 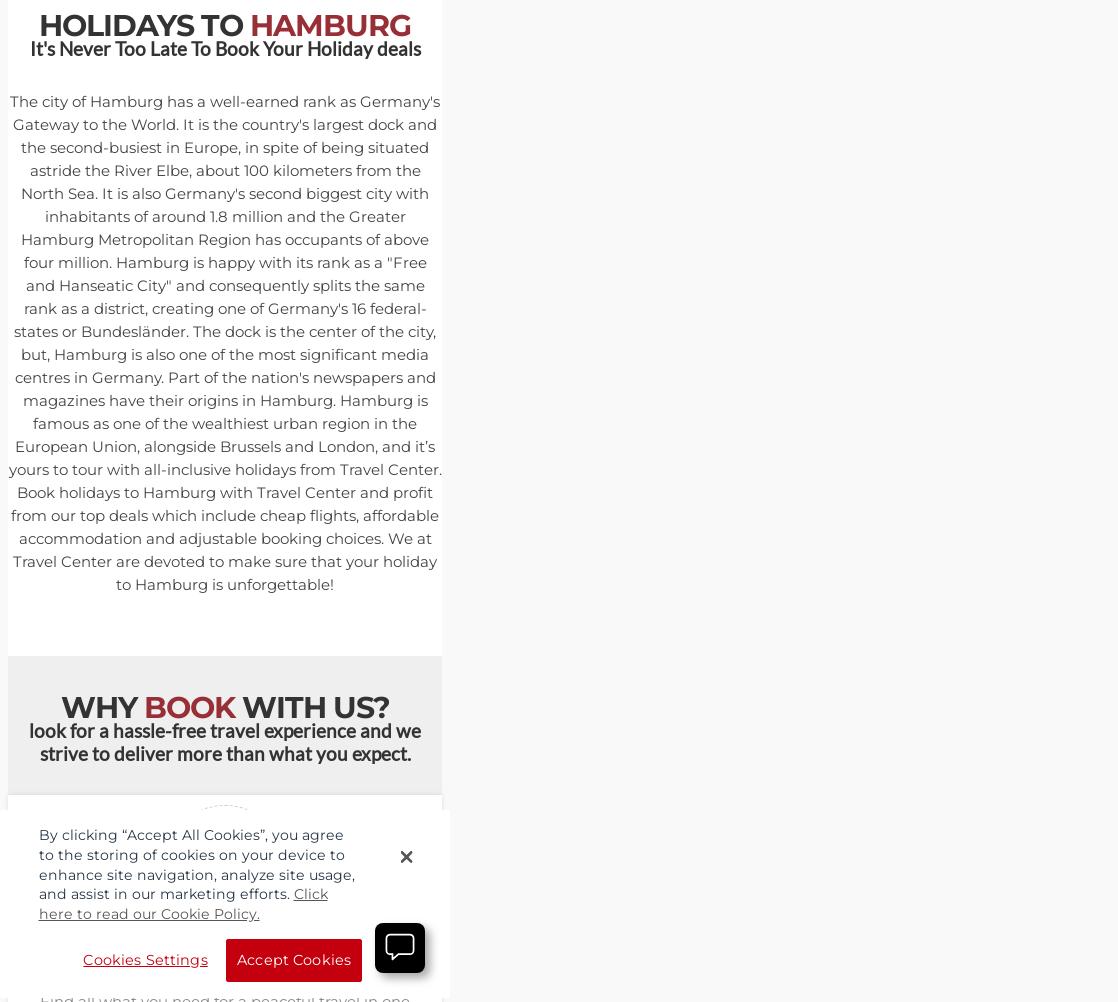 What do you see at coordinates (296, 957) in the screenshot?
I see `'Booking'` at bounding box center [296, 957].